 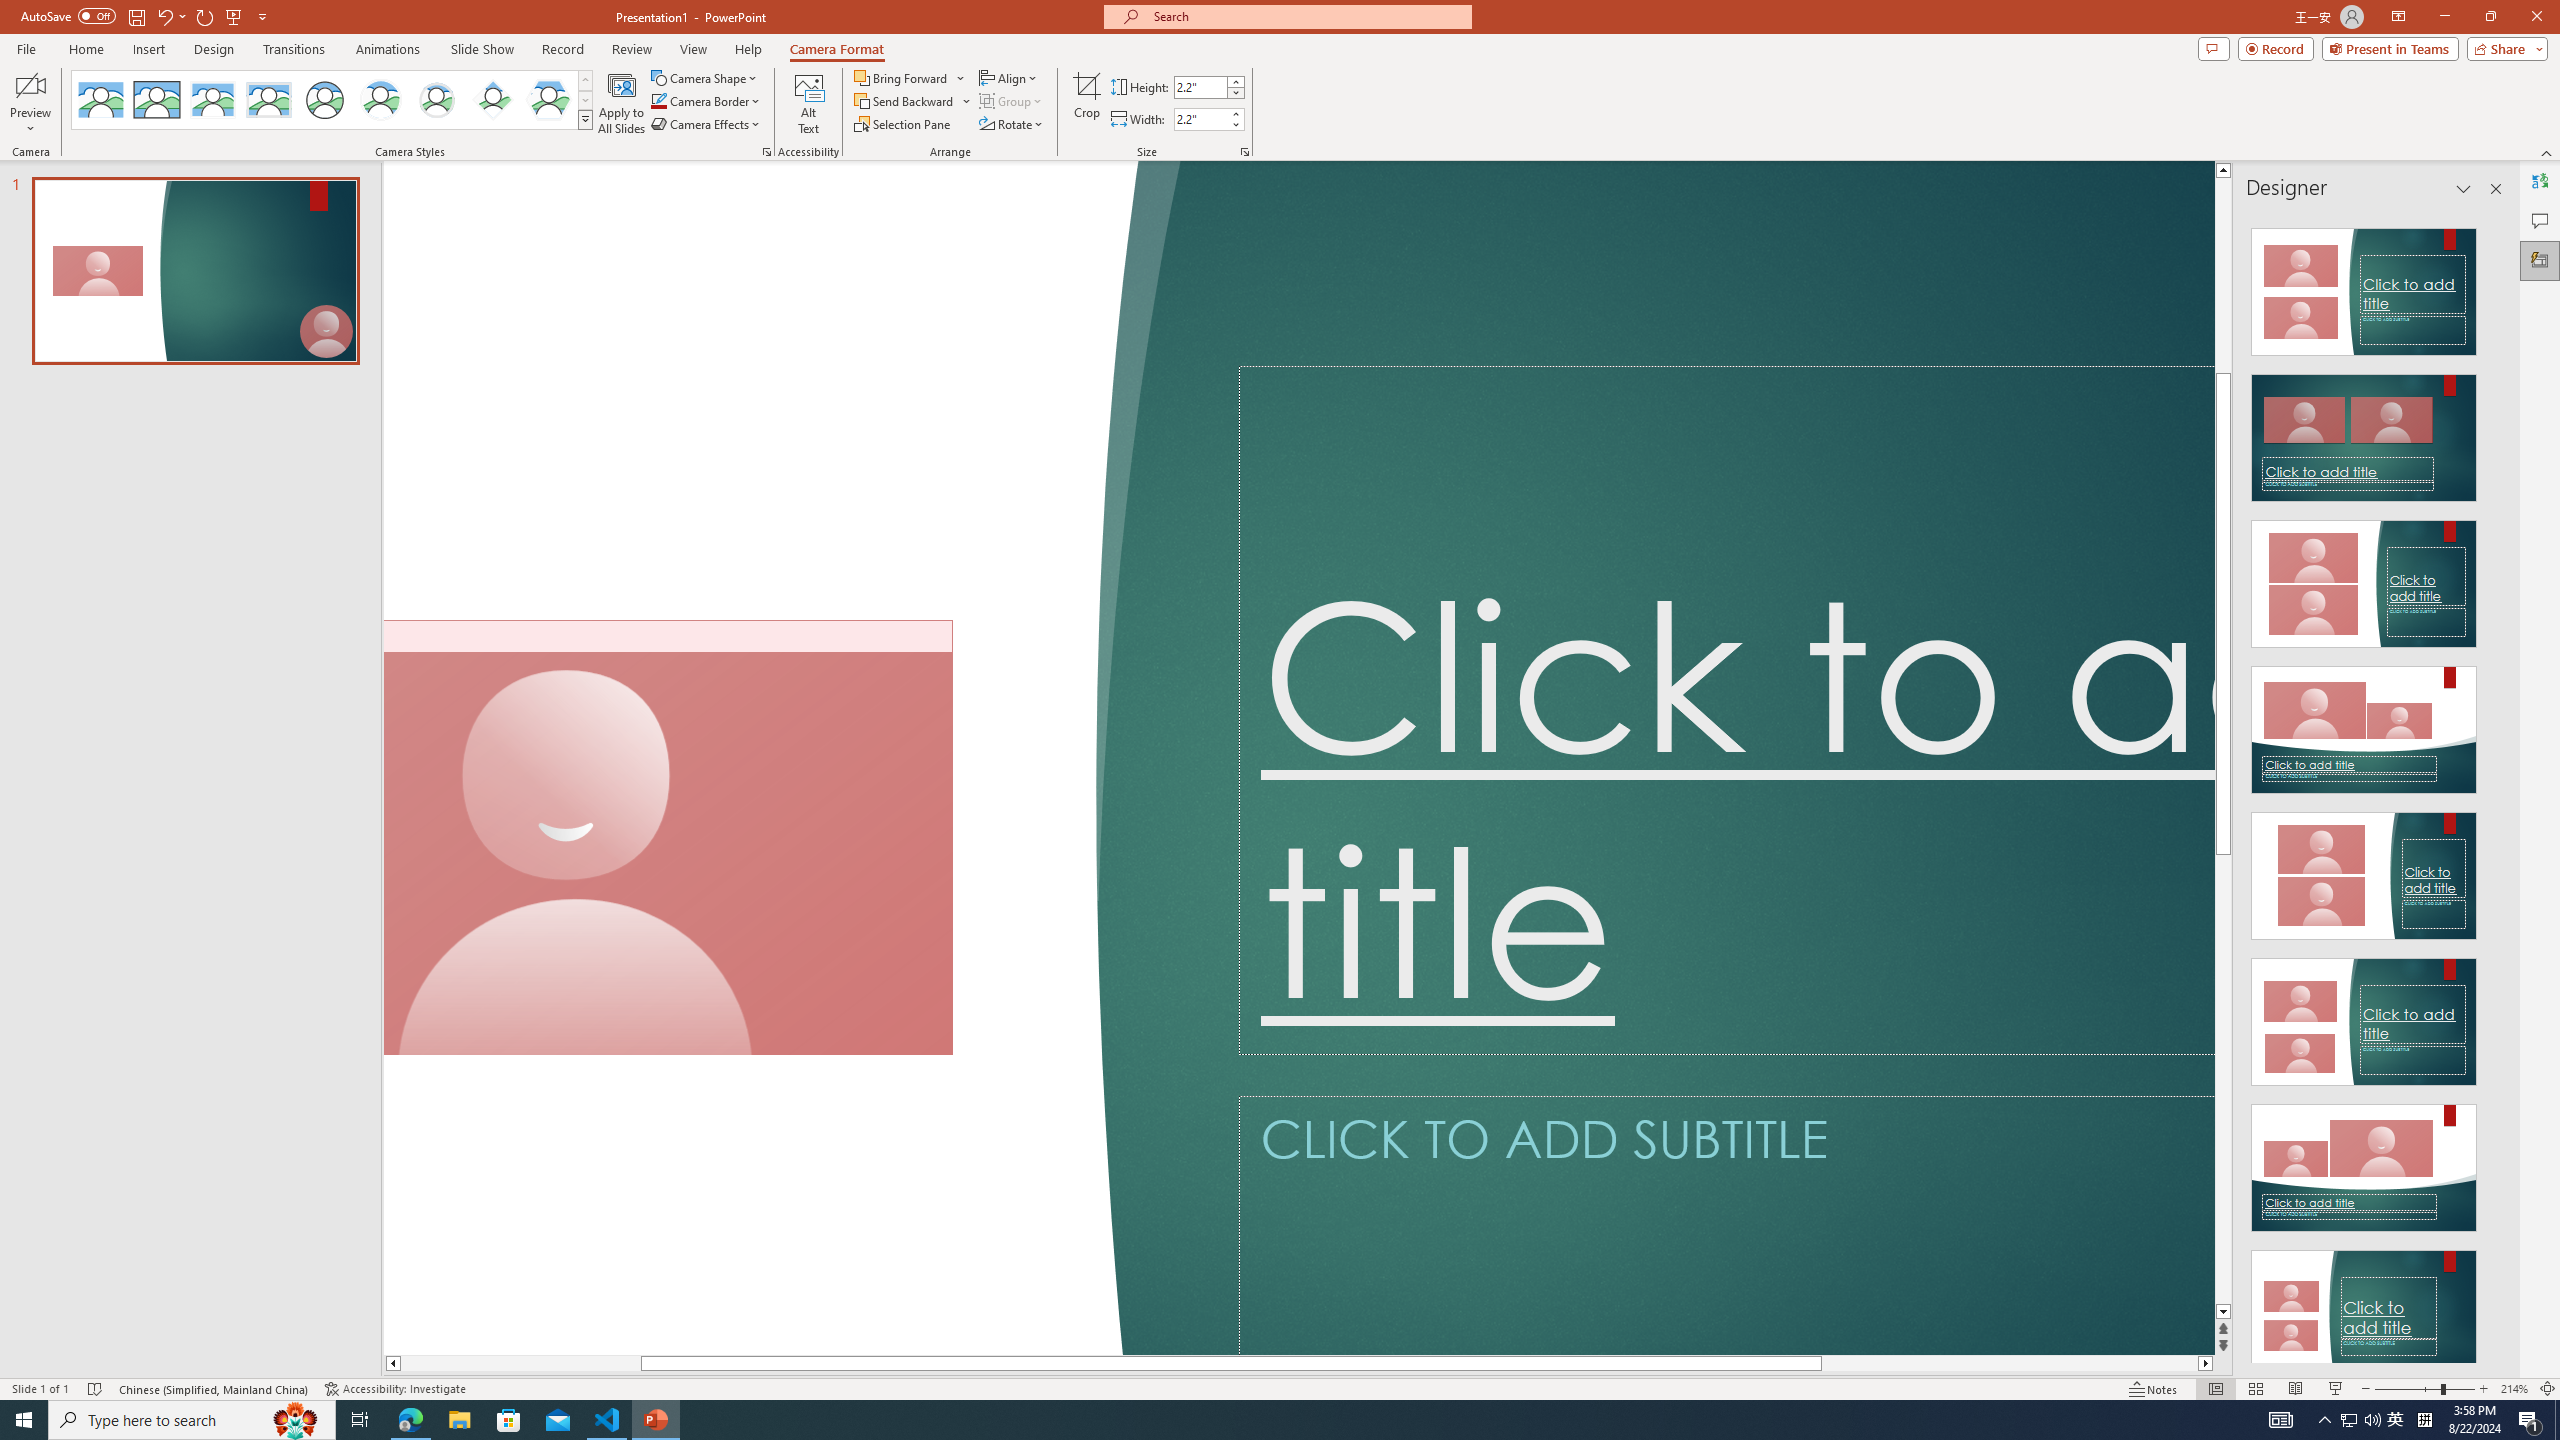 I want to click on 'Camera Border', so click(x=705, y=99).